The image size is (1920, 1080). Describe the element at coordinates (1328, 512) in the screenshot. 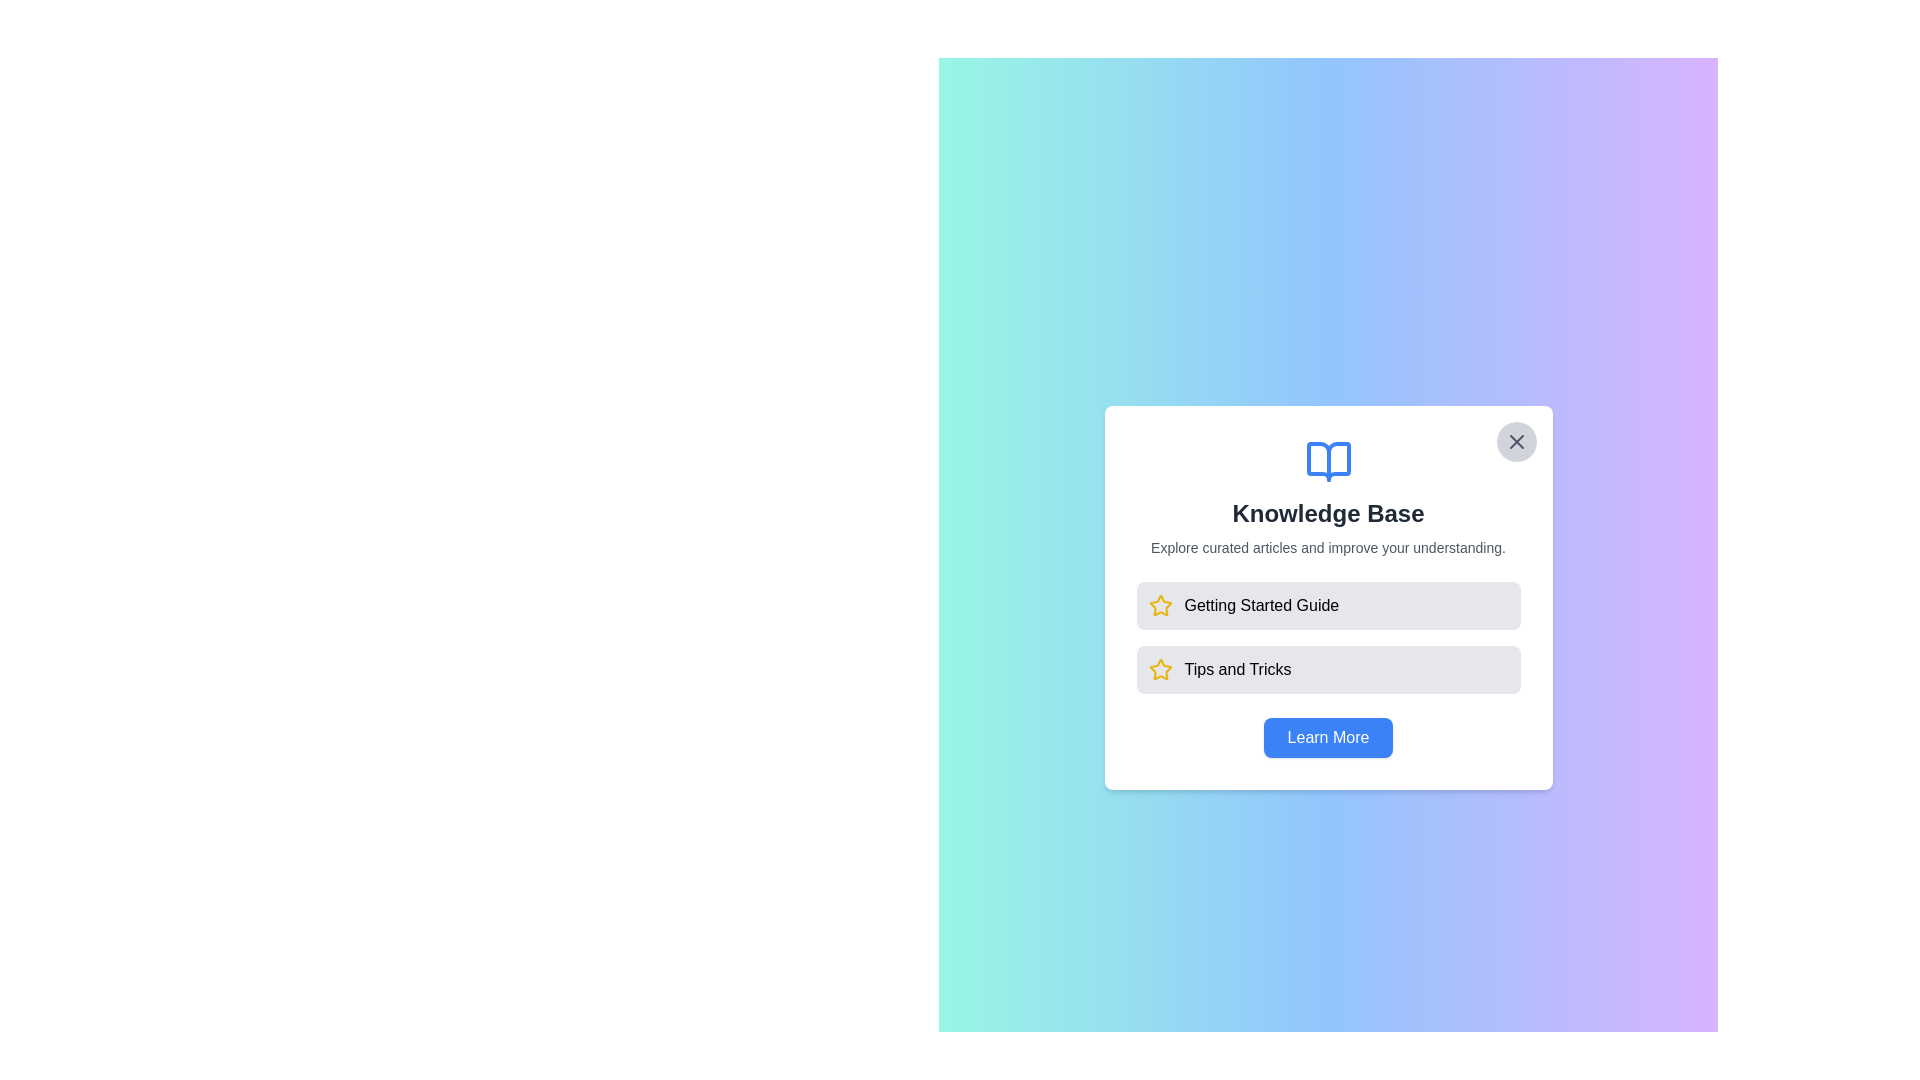

I see `the 'Knowledge Base' text label that is prominently displayed in bold and enlarged font, positioned centrally within the panel` at that location.